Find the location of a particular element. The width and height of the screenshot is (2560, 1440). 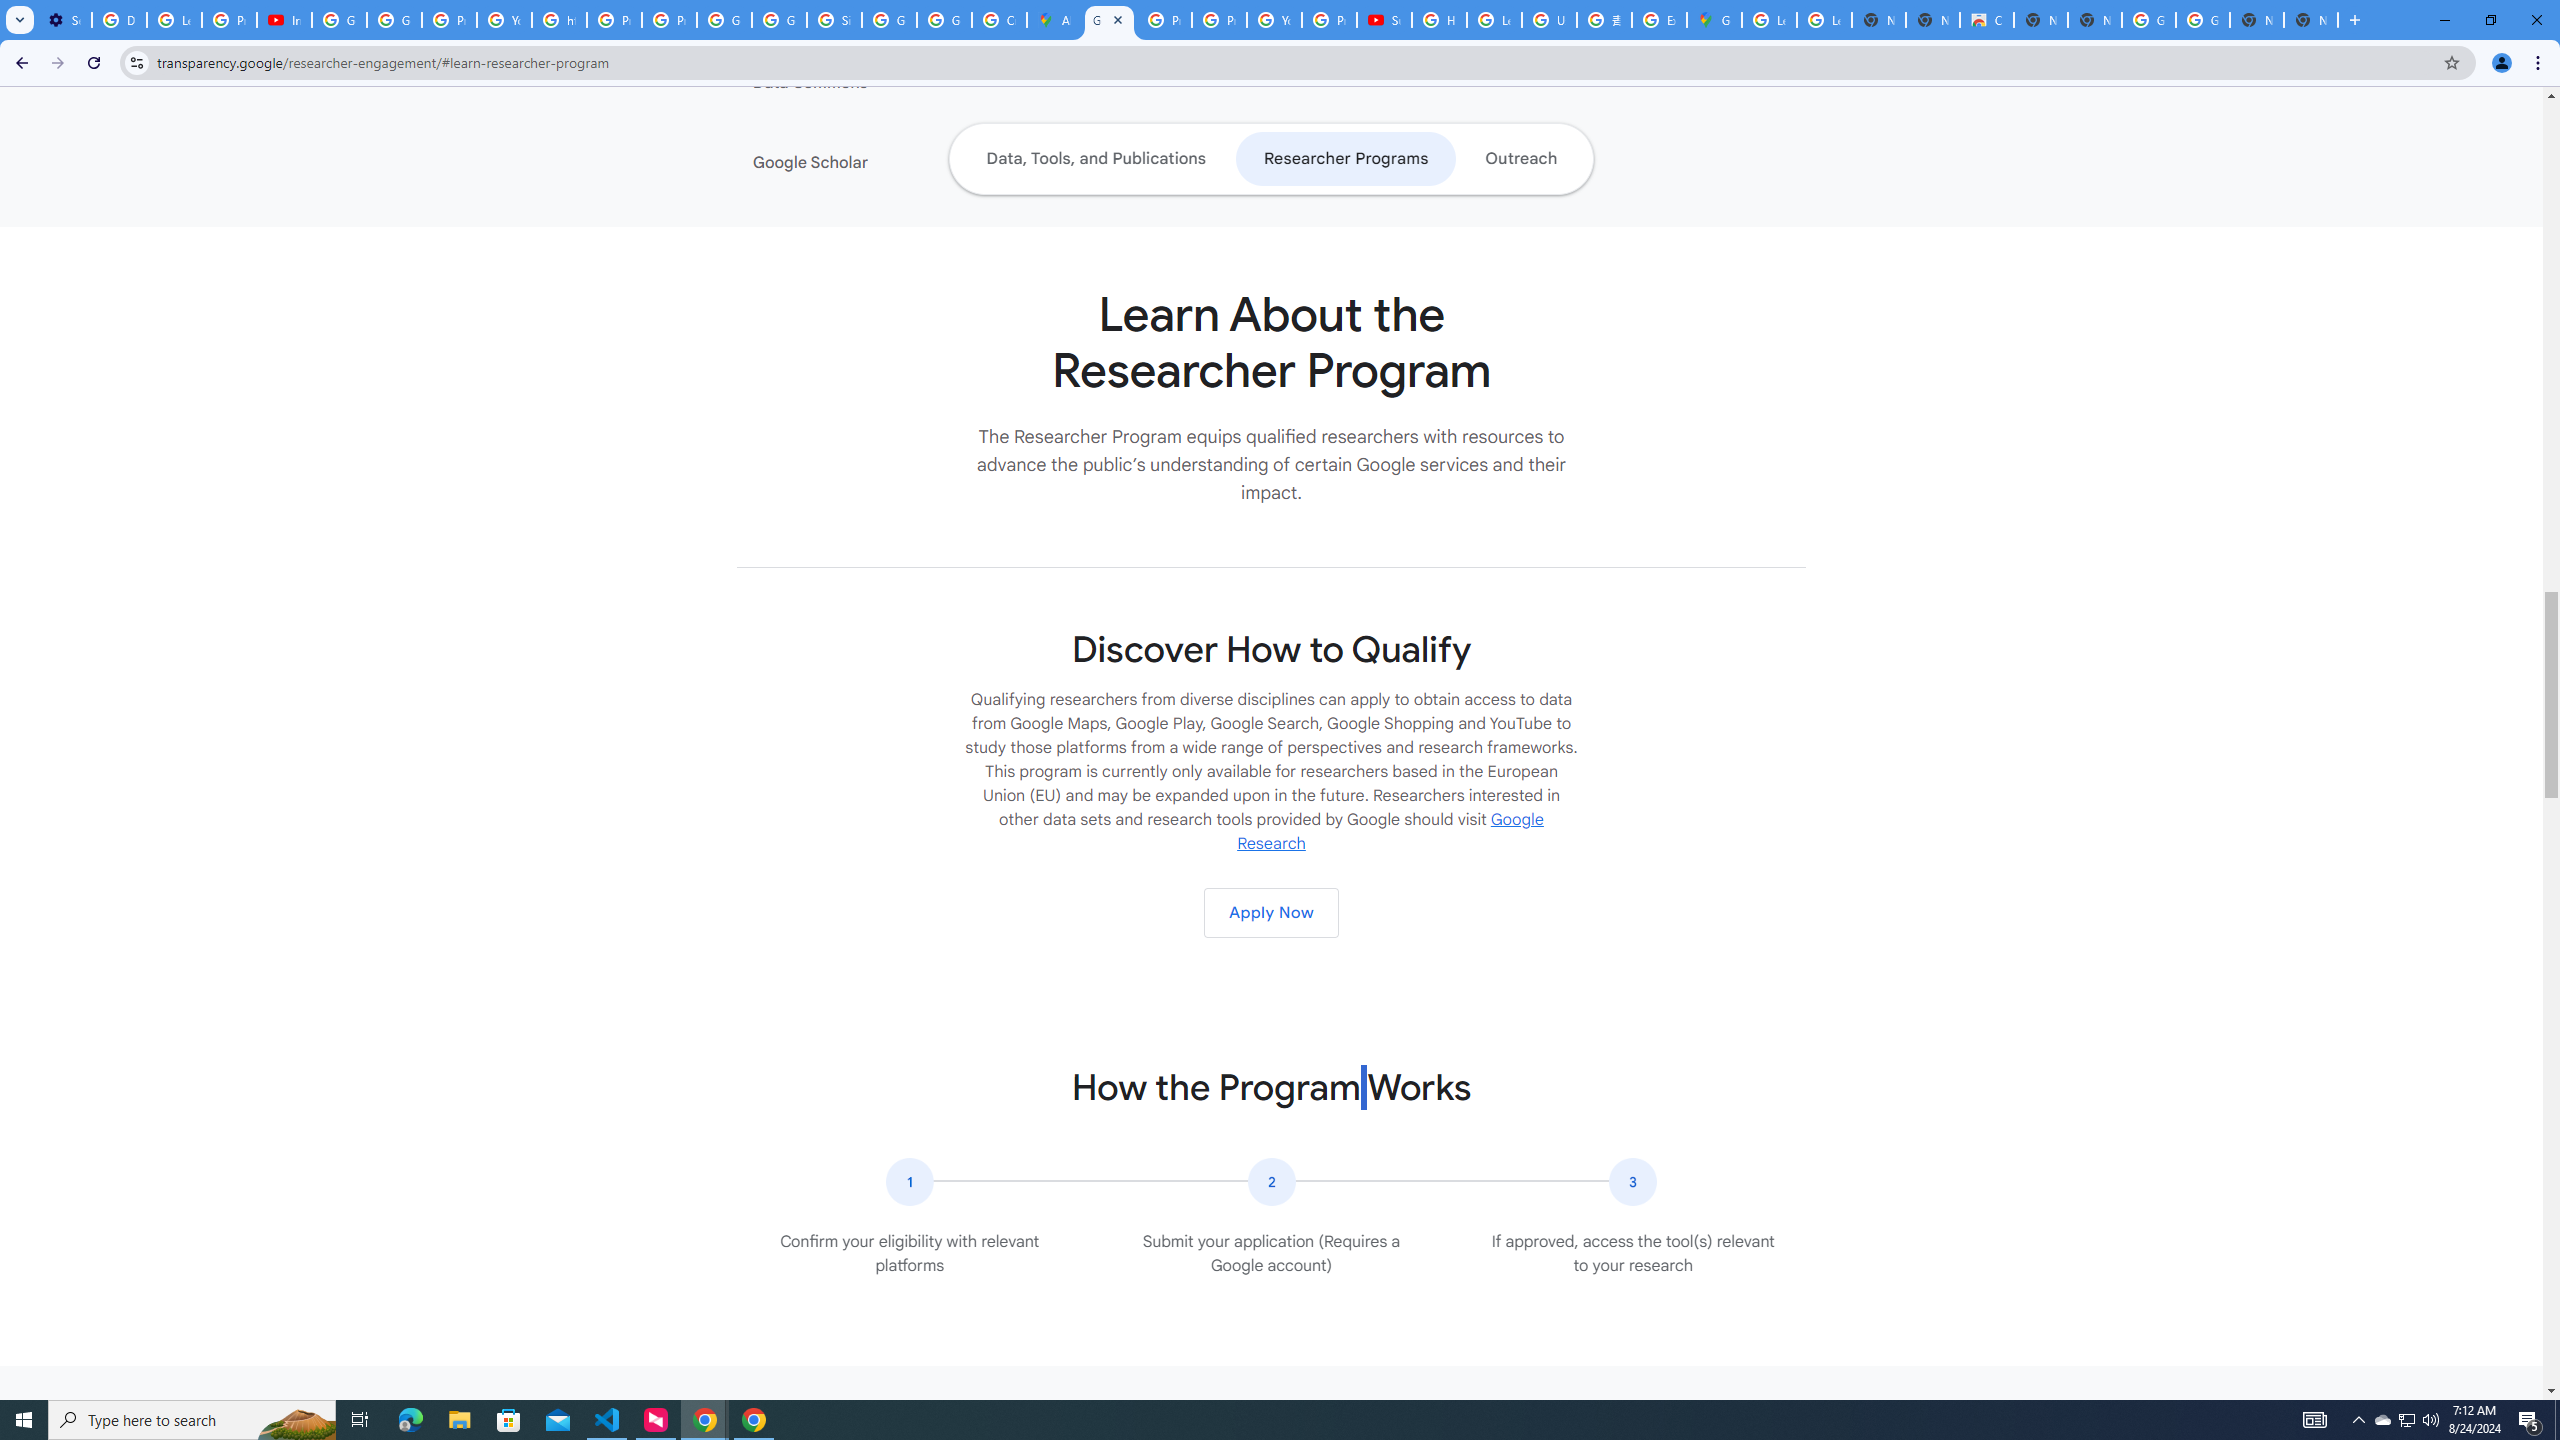

'Data Commons' is located at coordinates (875, 81).